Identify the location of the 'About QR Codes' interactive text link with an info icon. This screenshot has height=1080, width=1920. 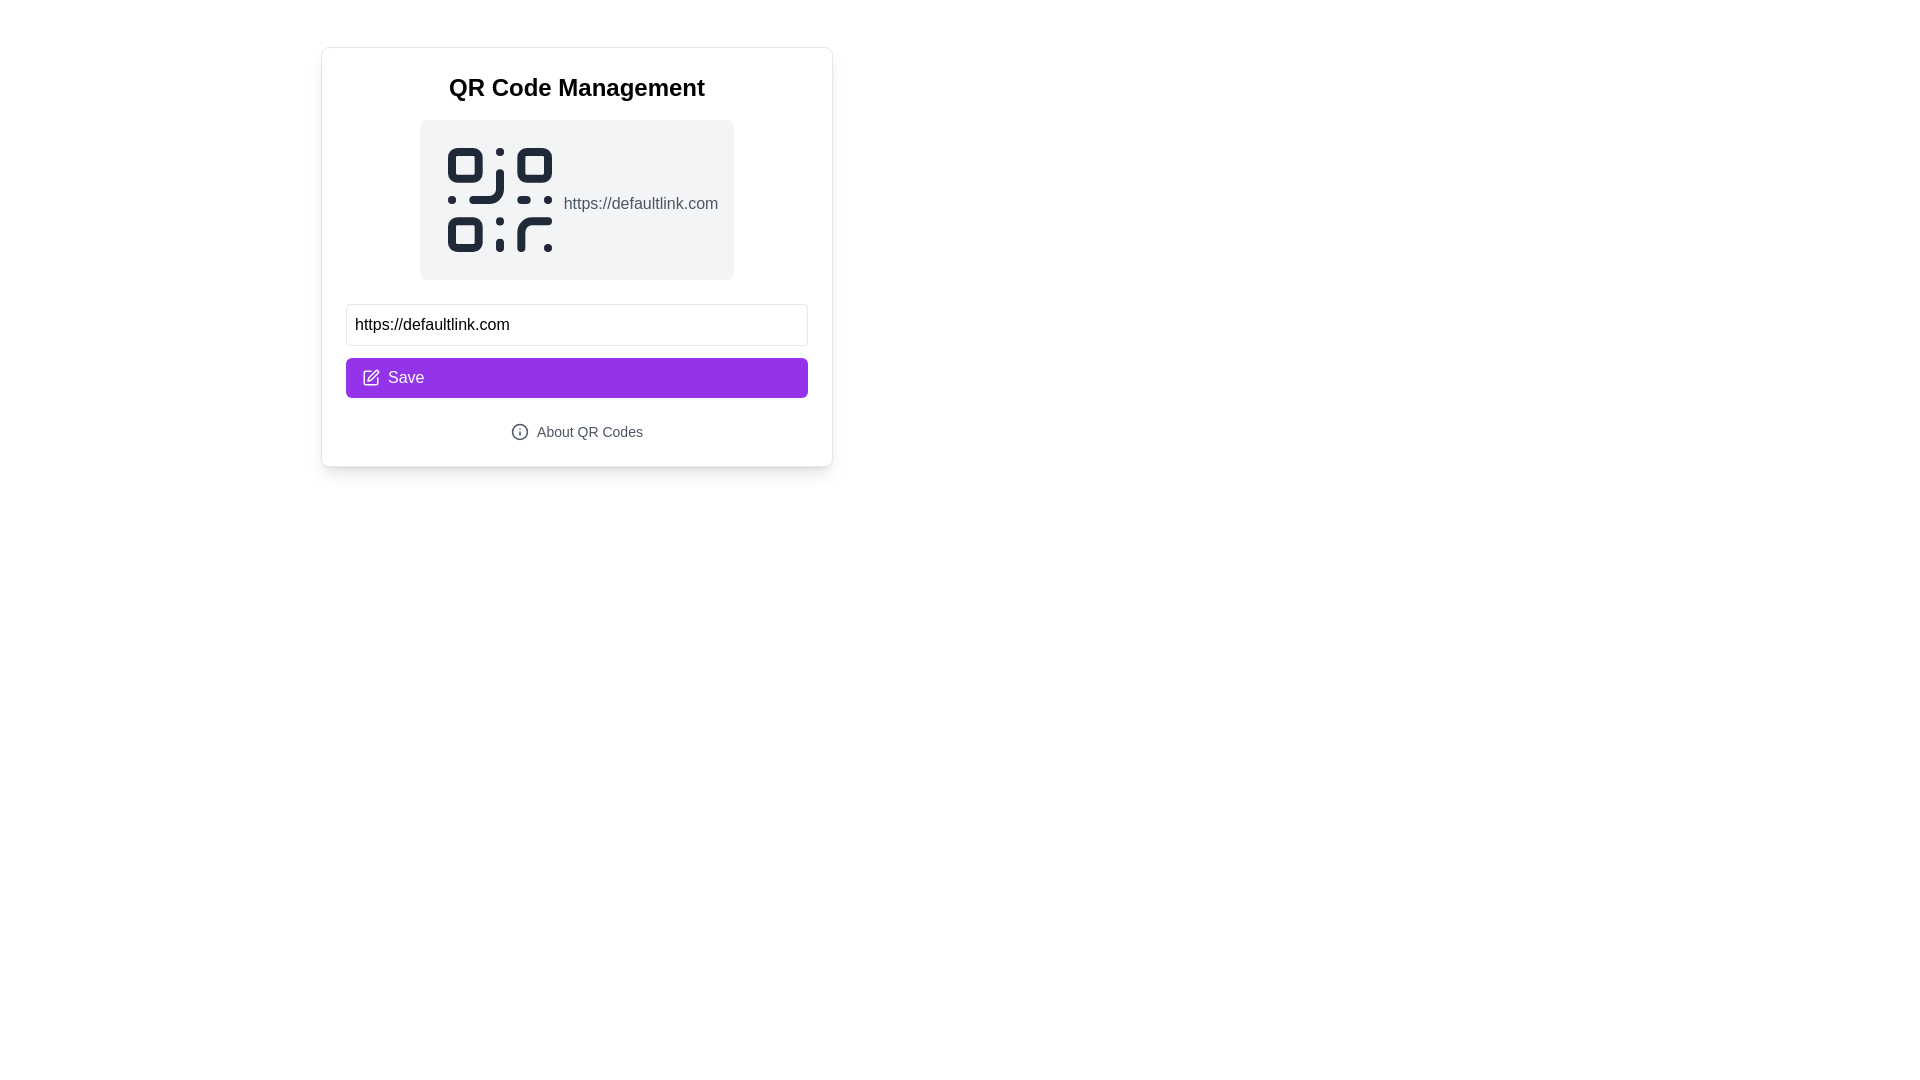
(575, 431).